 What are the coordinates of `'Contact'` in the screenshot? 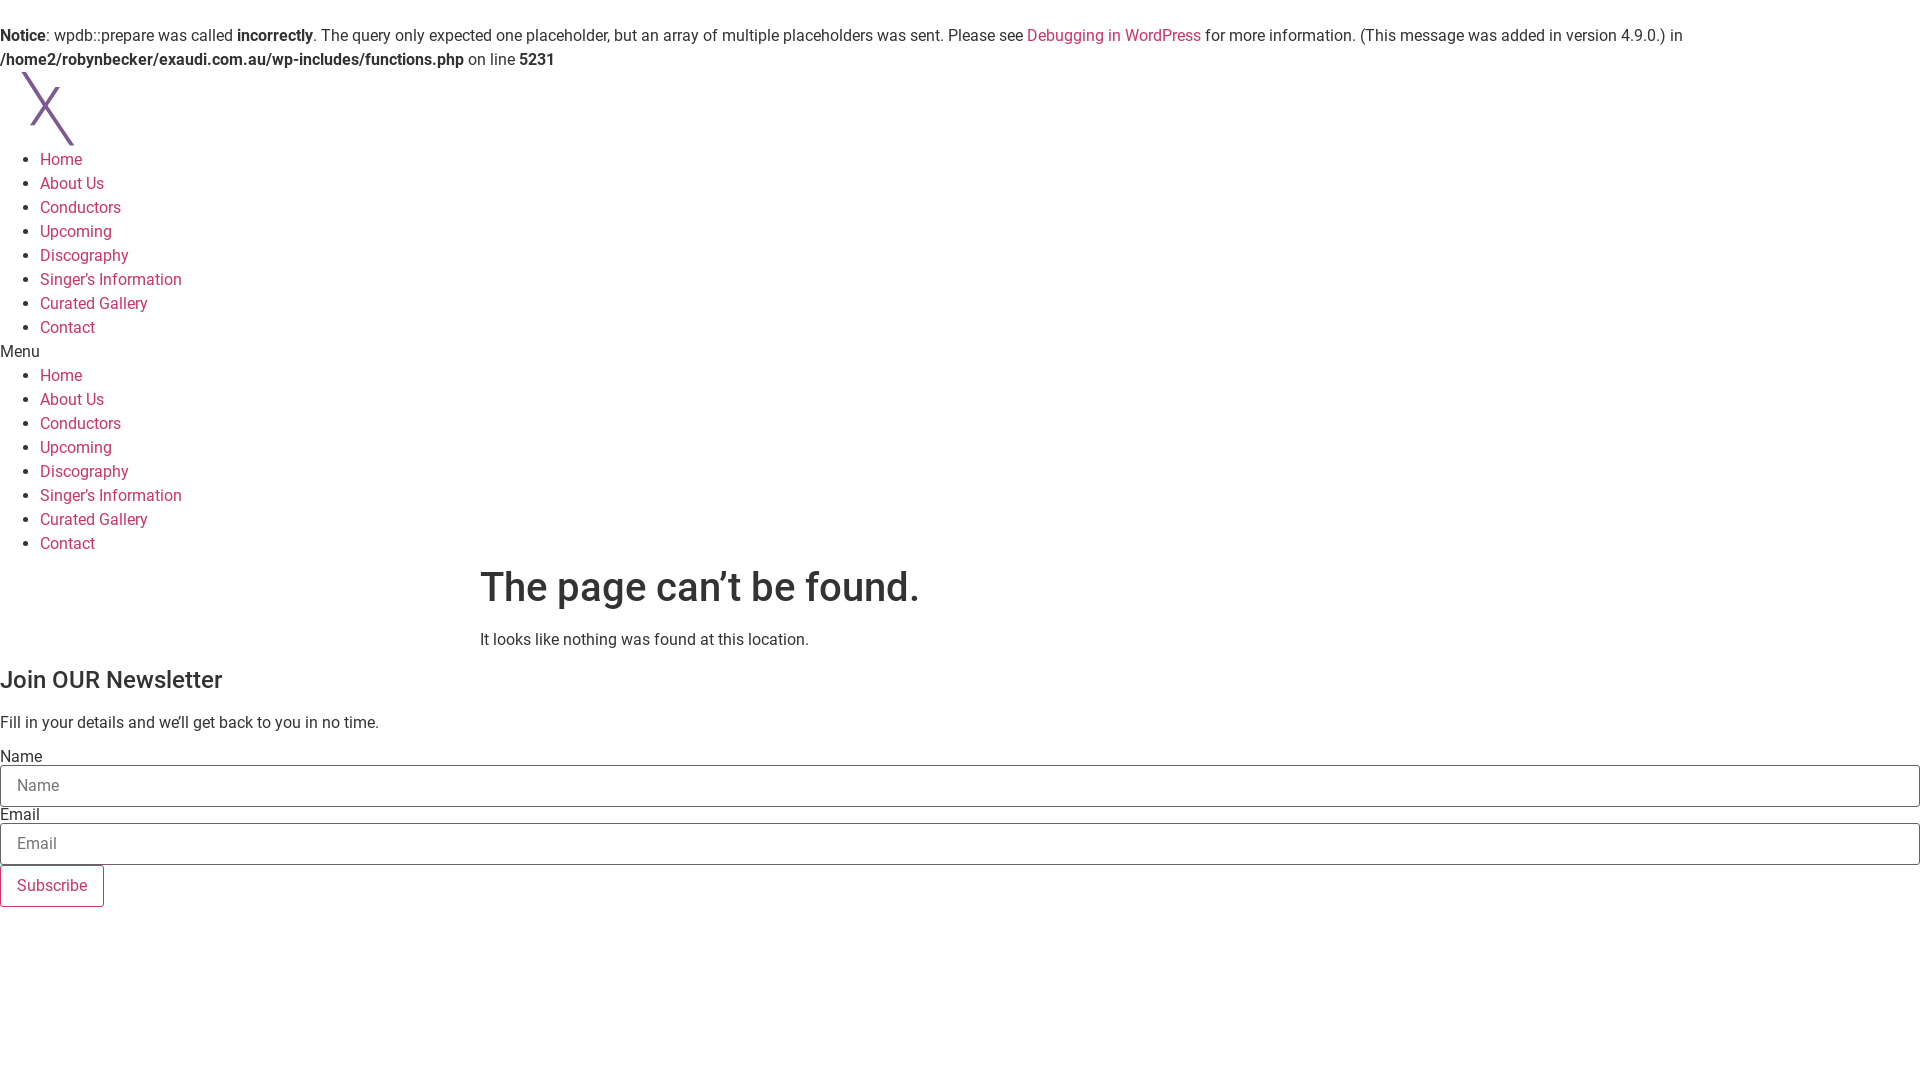 It's located at (67, 543).